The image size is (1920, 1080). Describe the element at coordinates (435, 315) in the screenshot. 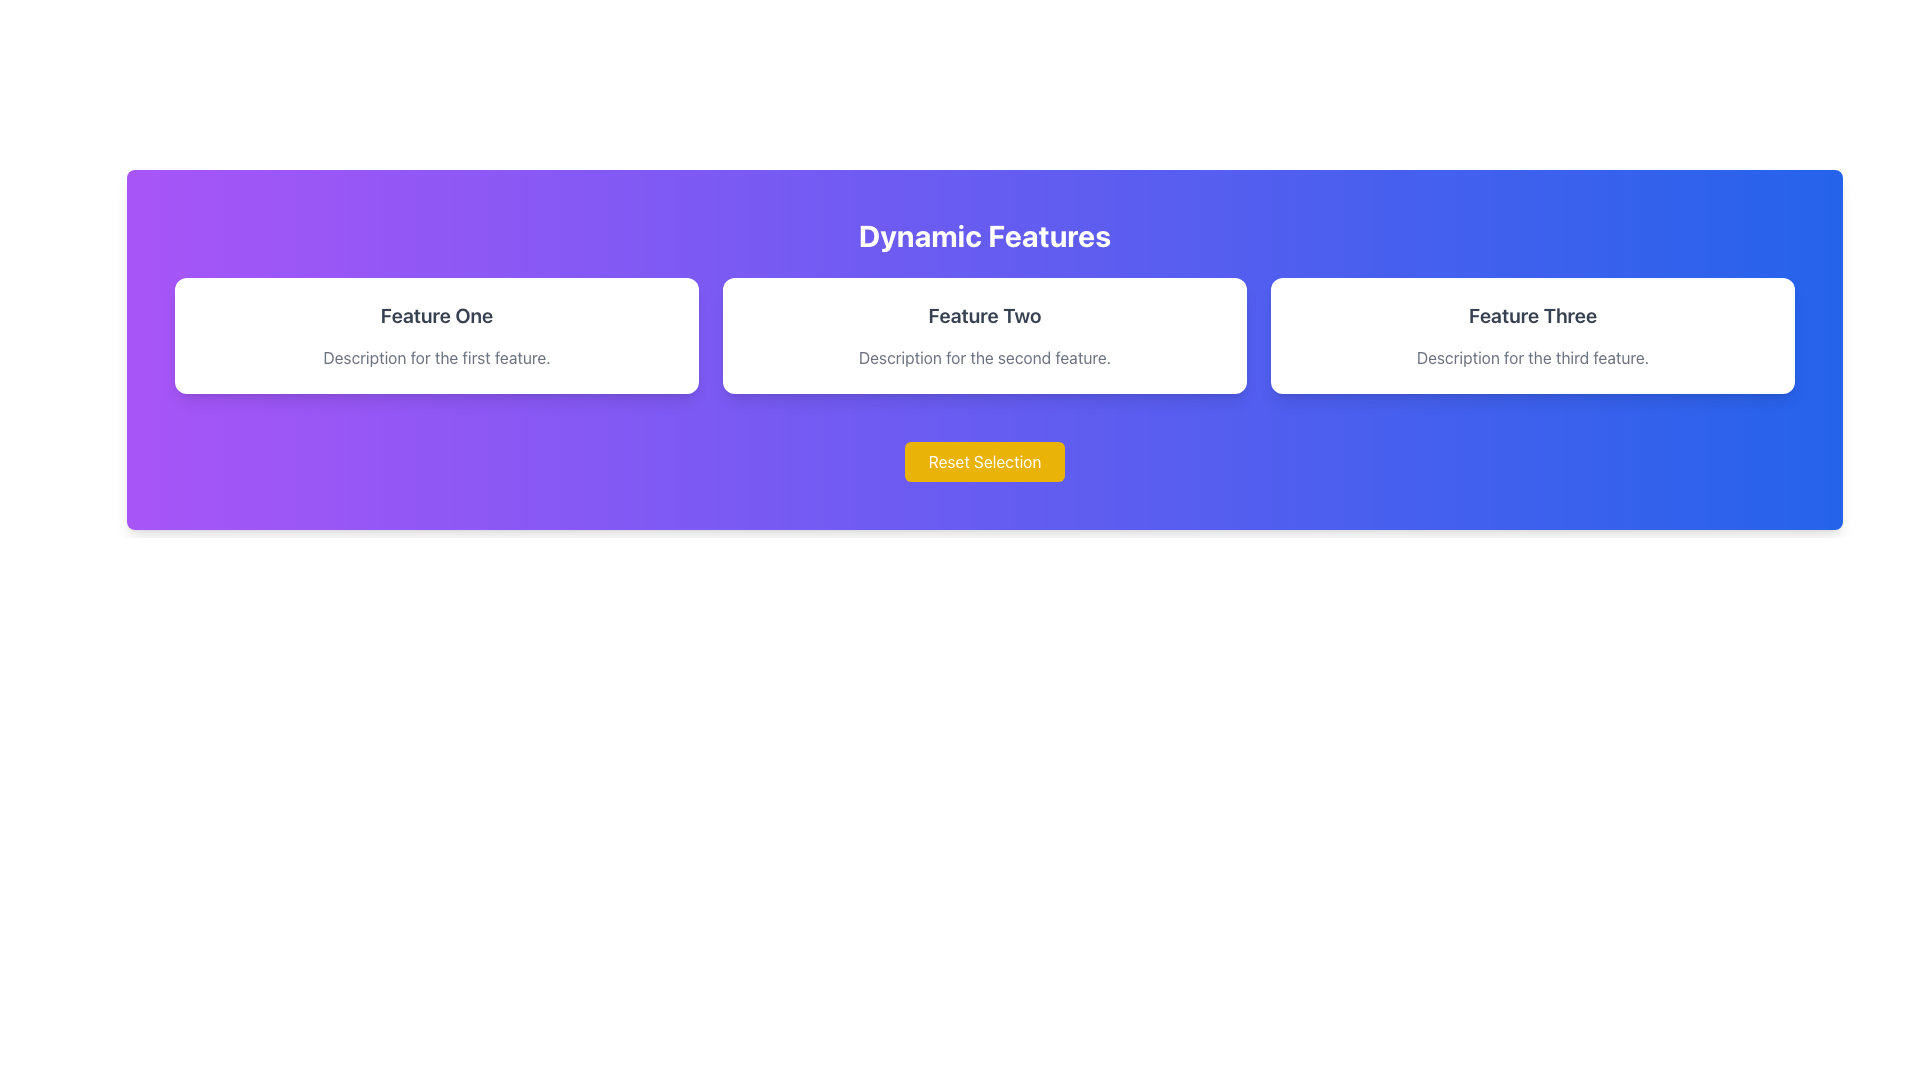

I see `text content of the 'Feature One' header, which is displayed in bold and dark gray at the top-left corner of the first card` at that location.